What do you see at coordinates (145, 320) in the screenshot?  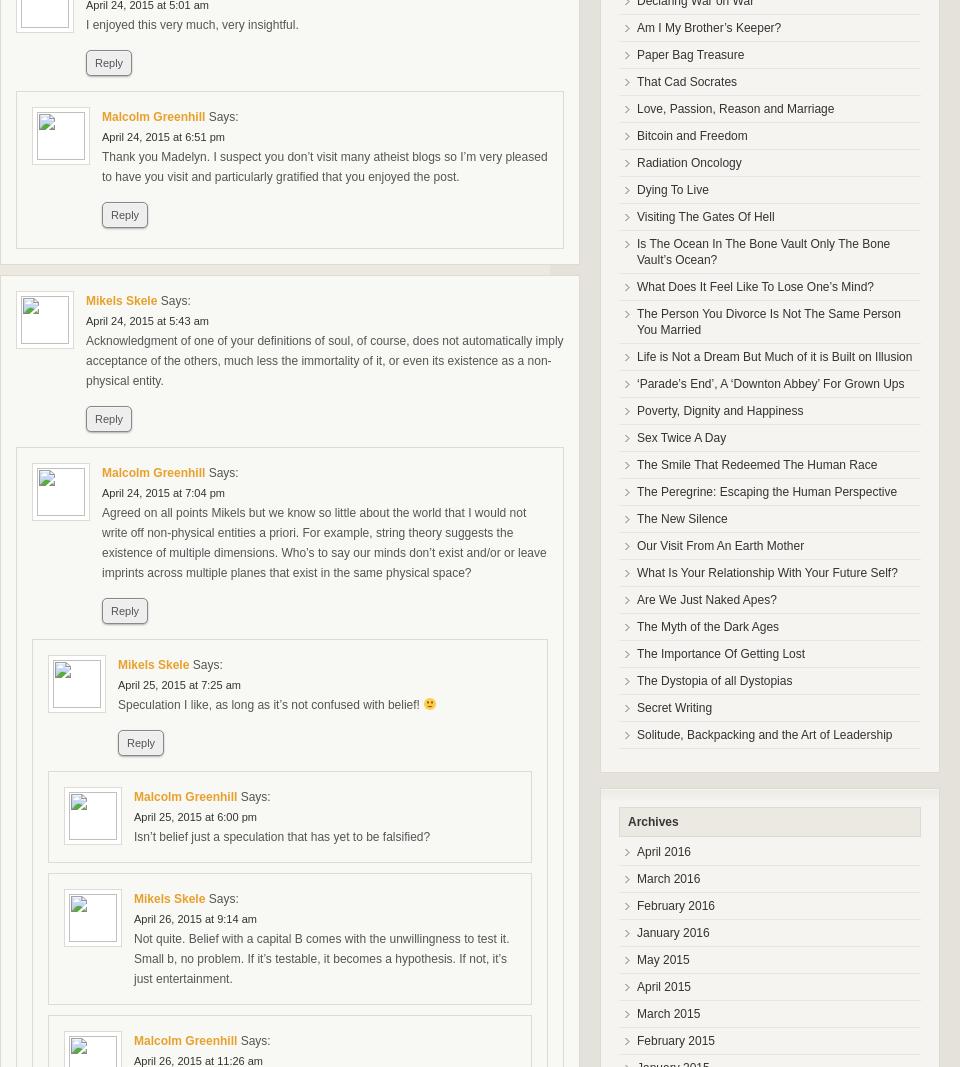 I see `'April 24, 2015 at 5:43 am'` at bounding box center [145, 320].